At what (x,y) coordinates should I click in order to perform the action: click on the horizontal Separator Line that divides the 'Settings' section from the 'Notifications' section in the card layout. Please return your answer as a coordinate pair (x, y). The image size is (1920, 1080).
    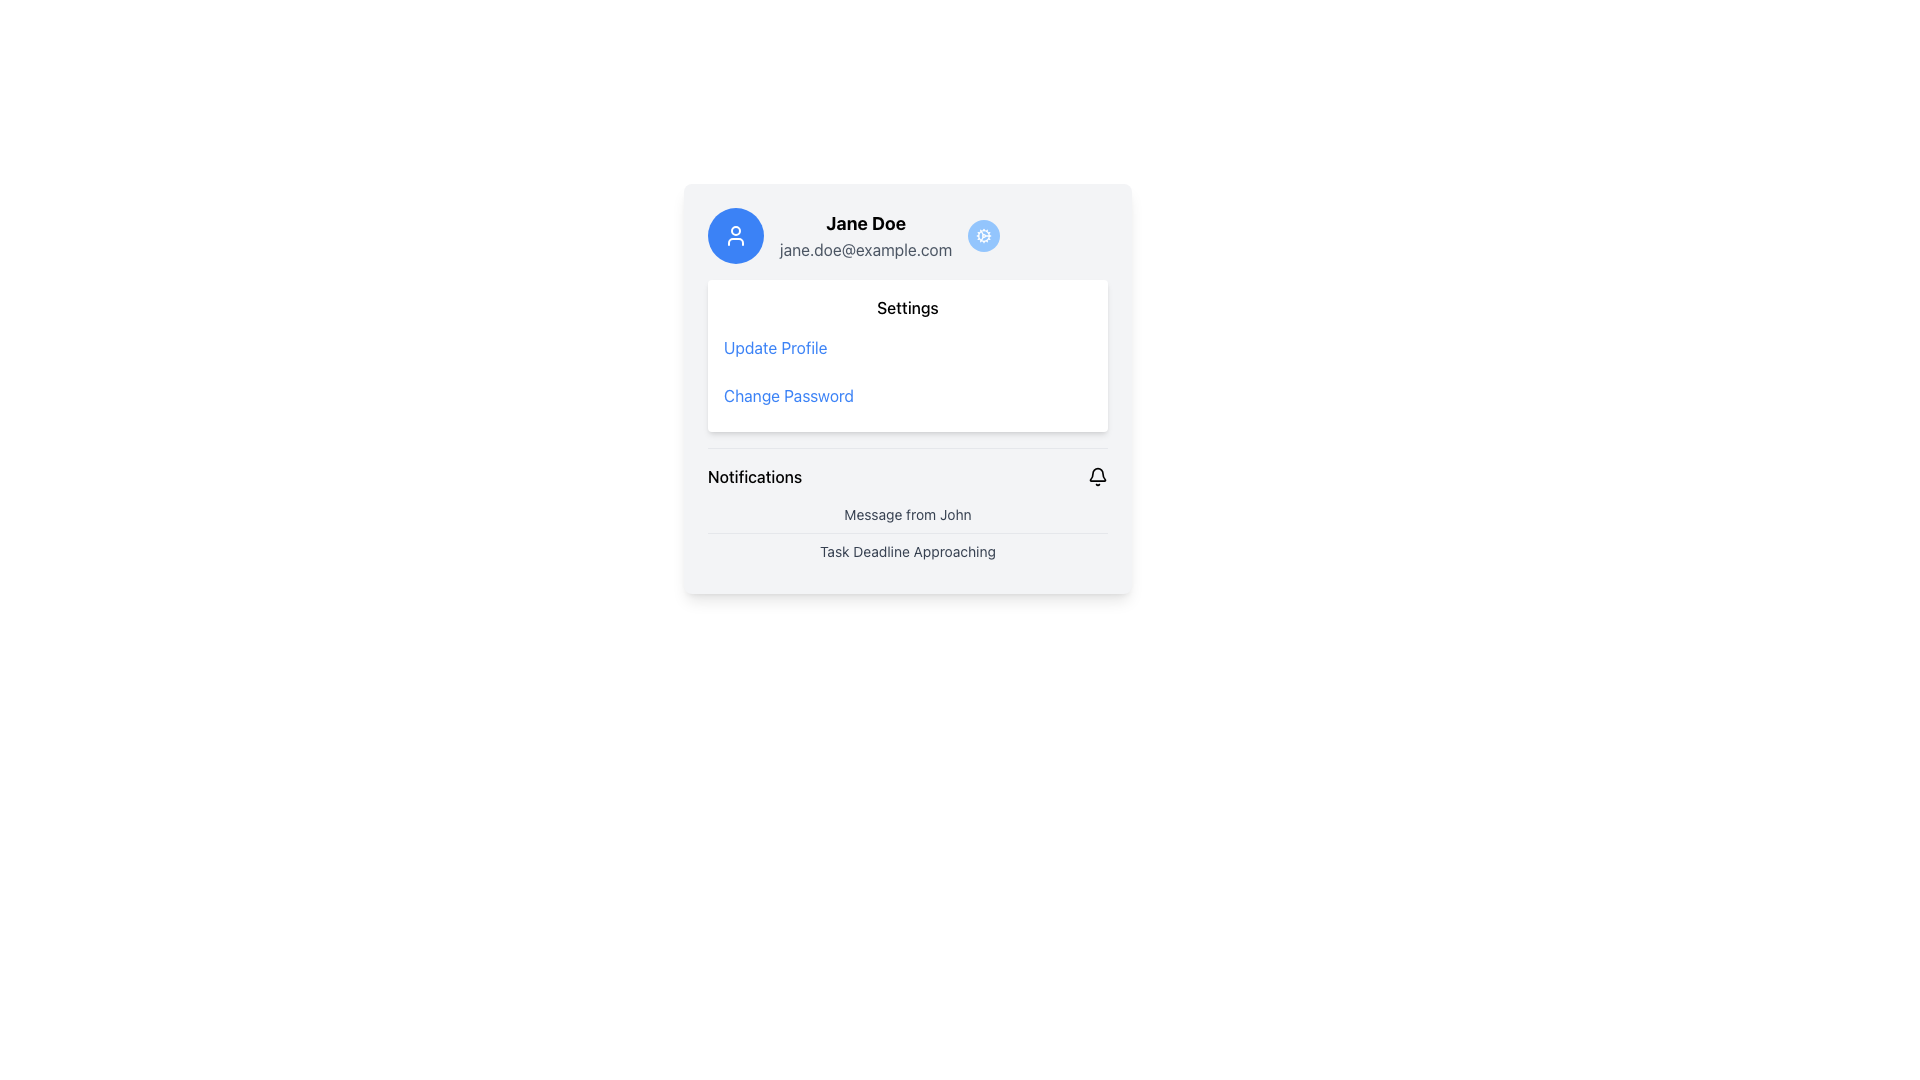
    Looking at the image, I should click on (906, 446).